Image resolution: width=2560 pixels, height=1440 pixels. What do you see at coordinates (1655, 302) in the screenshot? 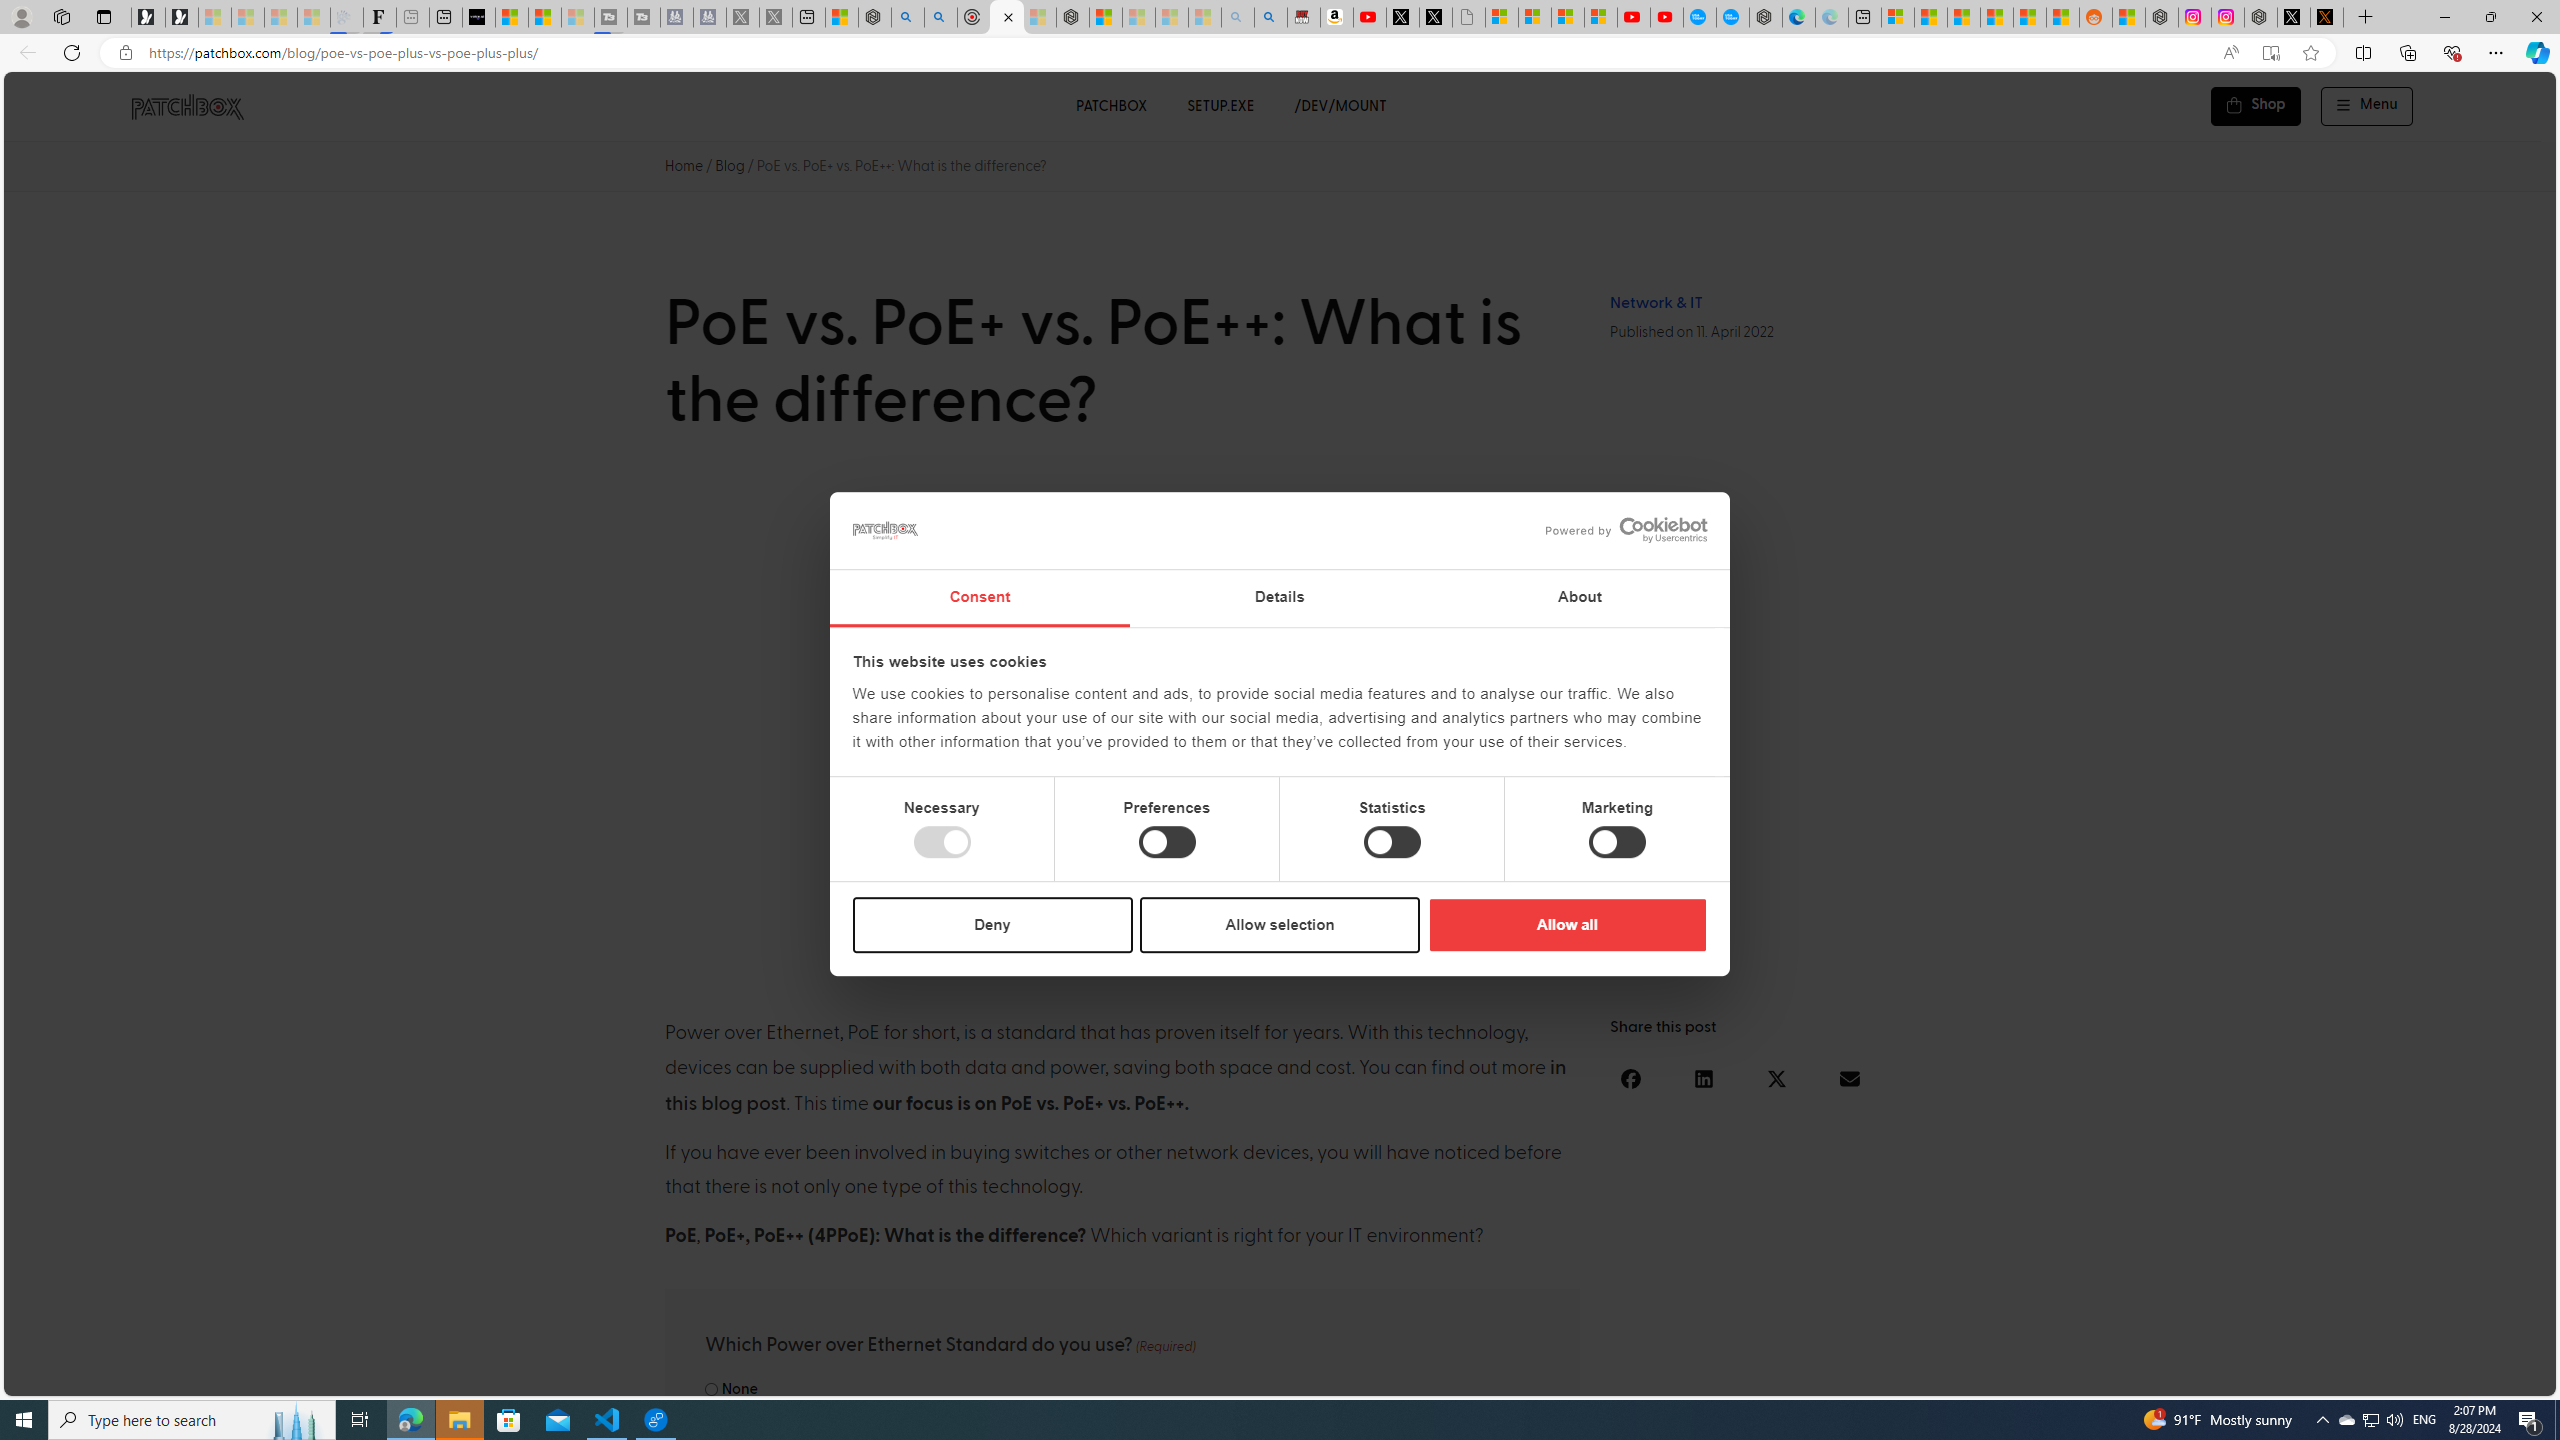
I see `'Network & IT'` at bounding box center [1655, 302].